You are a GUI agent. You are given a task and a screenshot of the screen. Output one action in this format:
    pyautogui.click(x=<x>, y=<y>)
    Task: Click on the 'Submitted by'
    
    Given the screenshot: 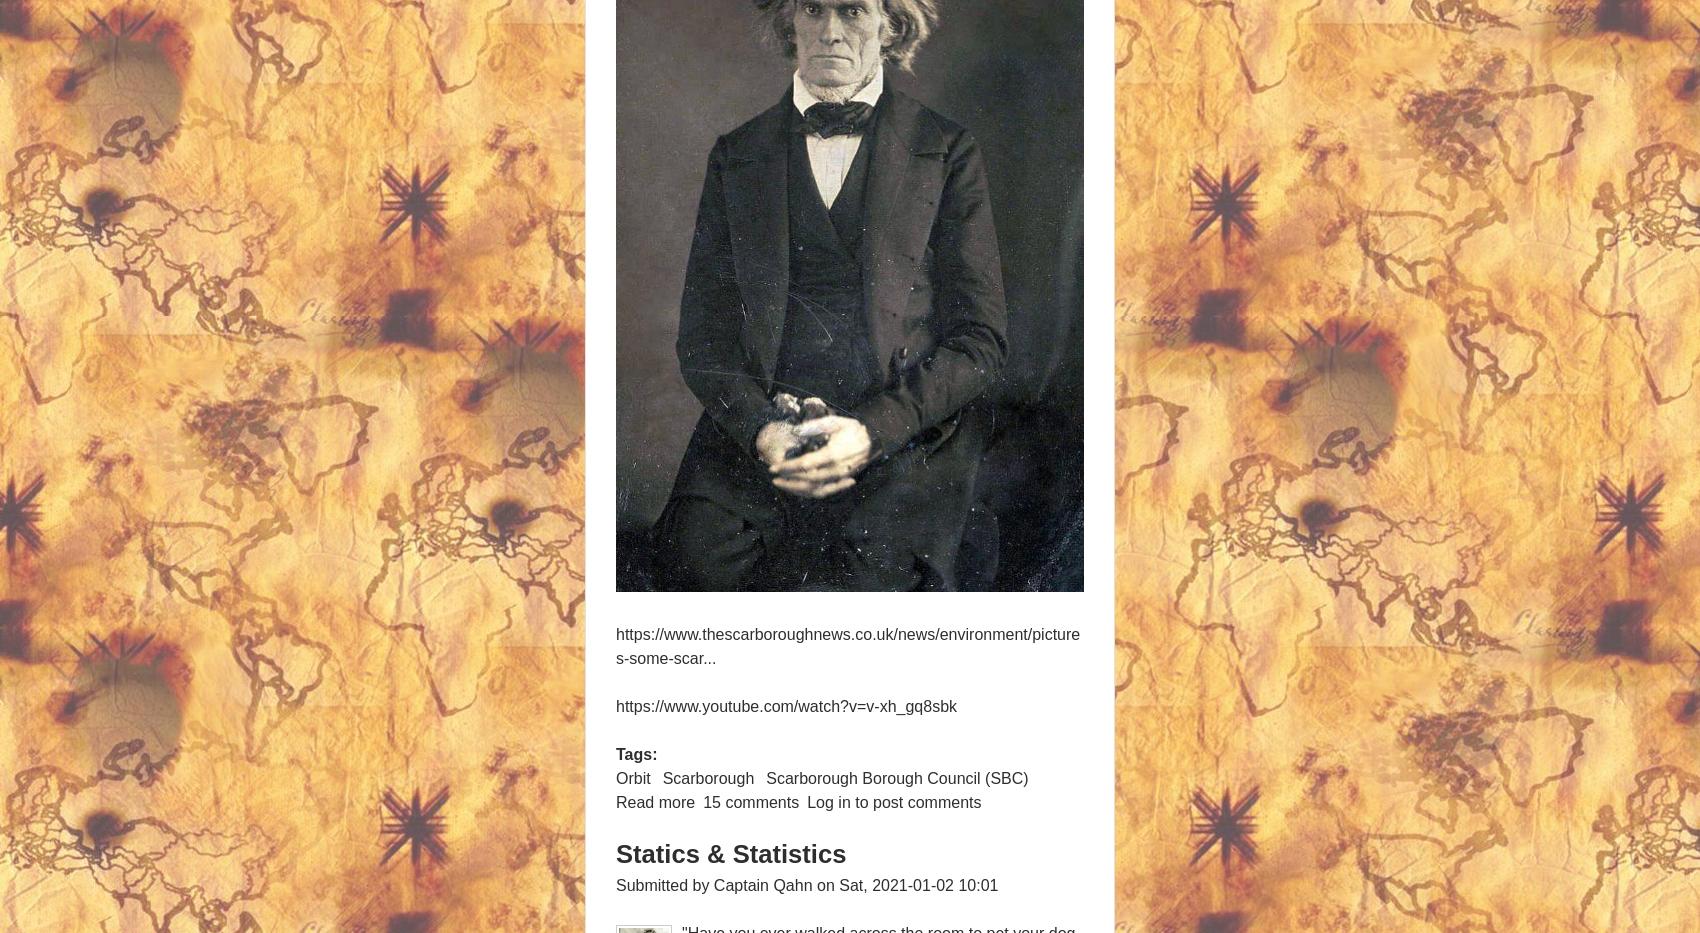 What is the action you would take?
    pyautogui.click(x=664, y=884)
    